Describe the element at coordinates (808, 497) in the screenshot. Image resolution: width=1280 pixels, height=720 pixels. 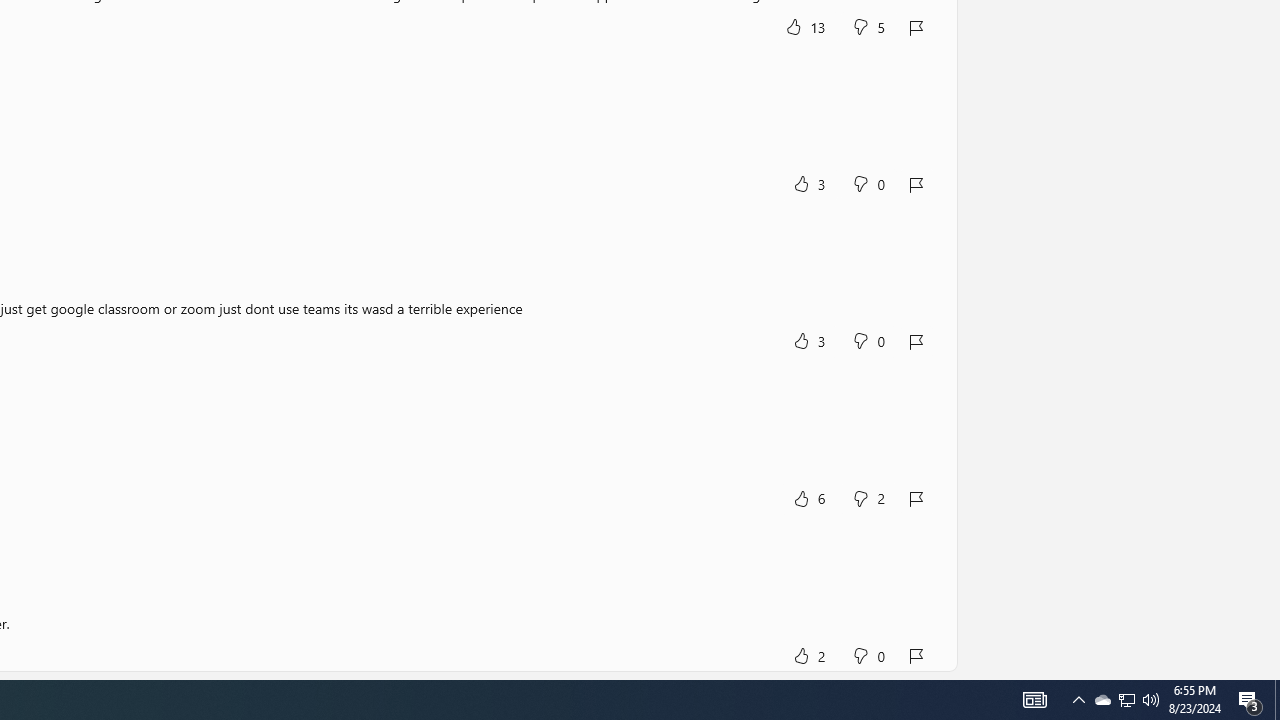
I see `'Yes, this was helpful. 6 votes.'` at that location.